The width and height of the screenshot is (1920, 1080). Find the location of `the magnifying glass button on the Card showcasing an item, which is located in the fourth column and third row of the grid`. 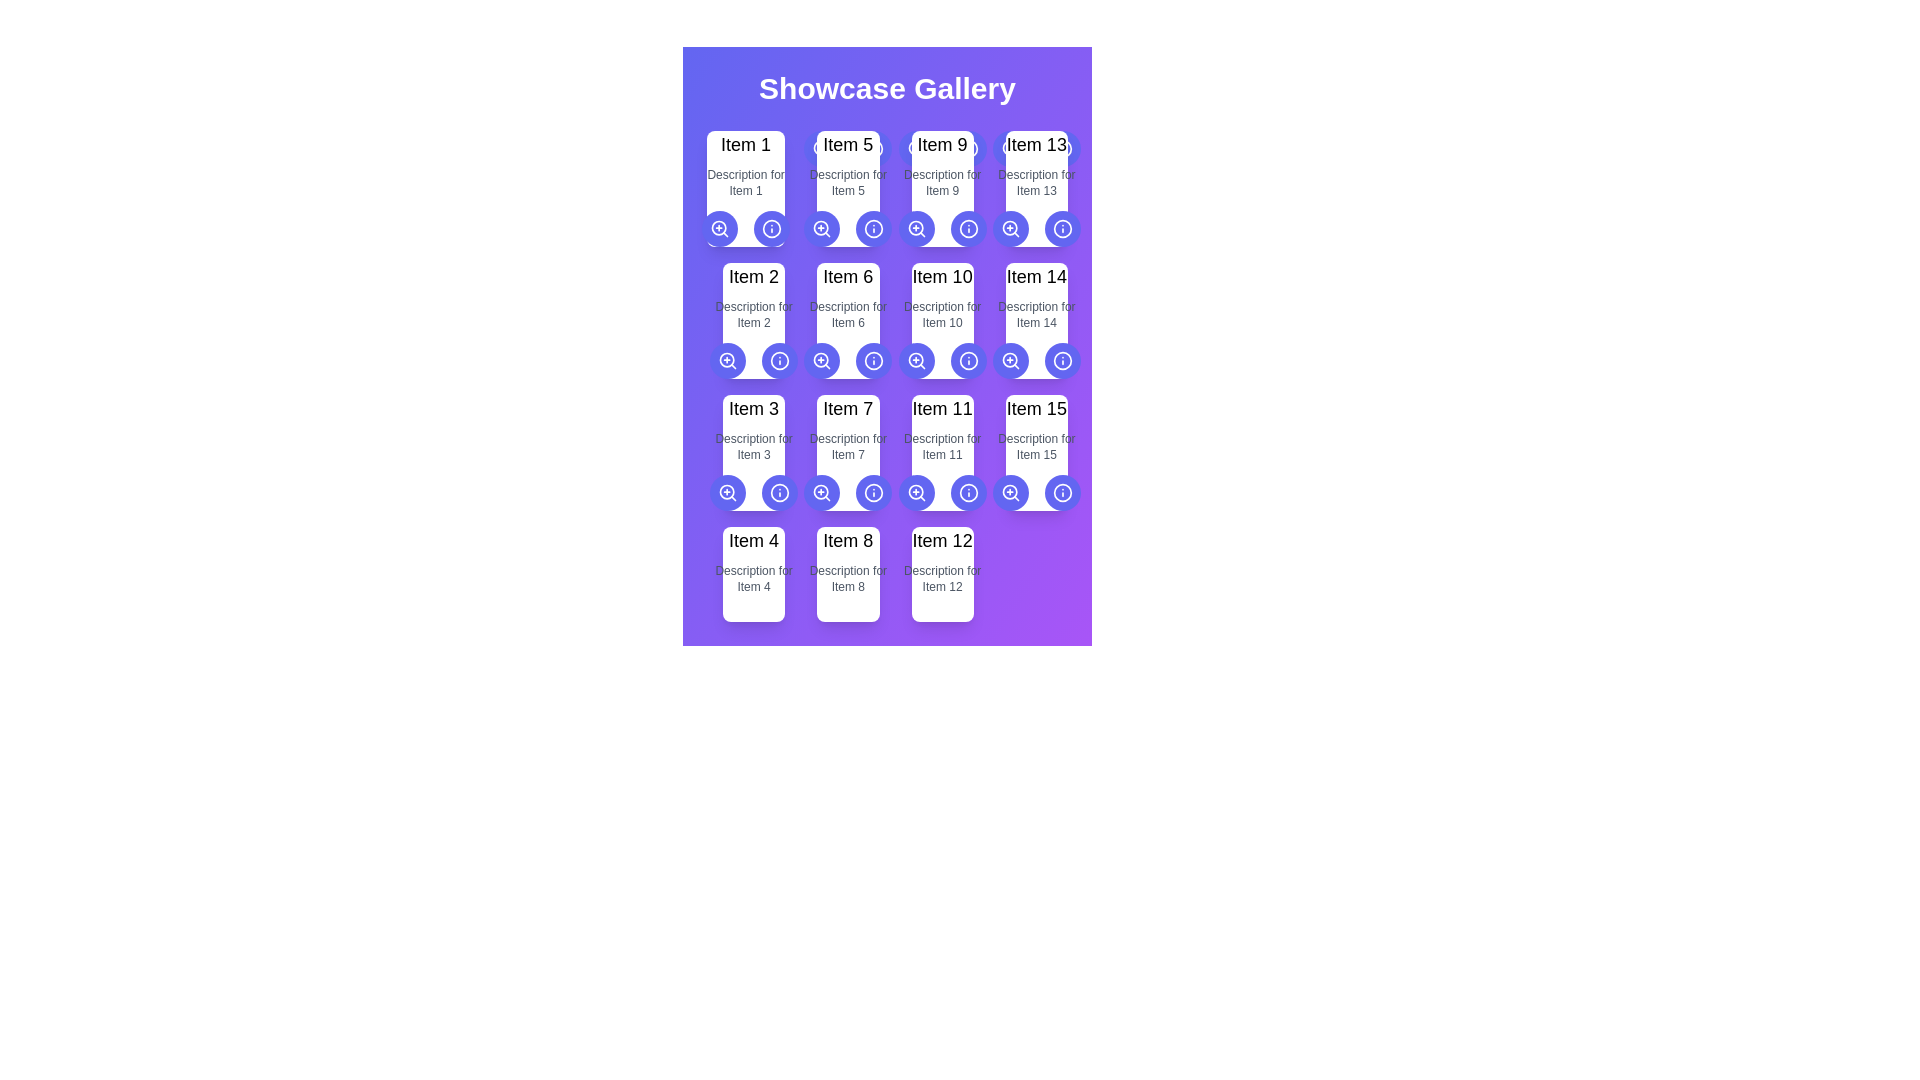

the magnifying glass button on the Card showcasing an item, which is located in the fourth column and third row of the grid is located at coordinates (1036, 319).